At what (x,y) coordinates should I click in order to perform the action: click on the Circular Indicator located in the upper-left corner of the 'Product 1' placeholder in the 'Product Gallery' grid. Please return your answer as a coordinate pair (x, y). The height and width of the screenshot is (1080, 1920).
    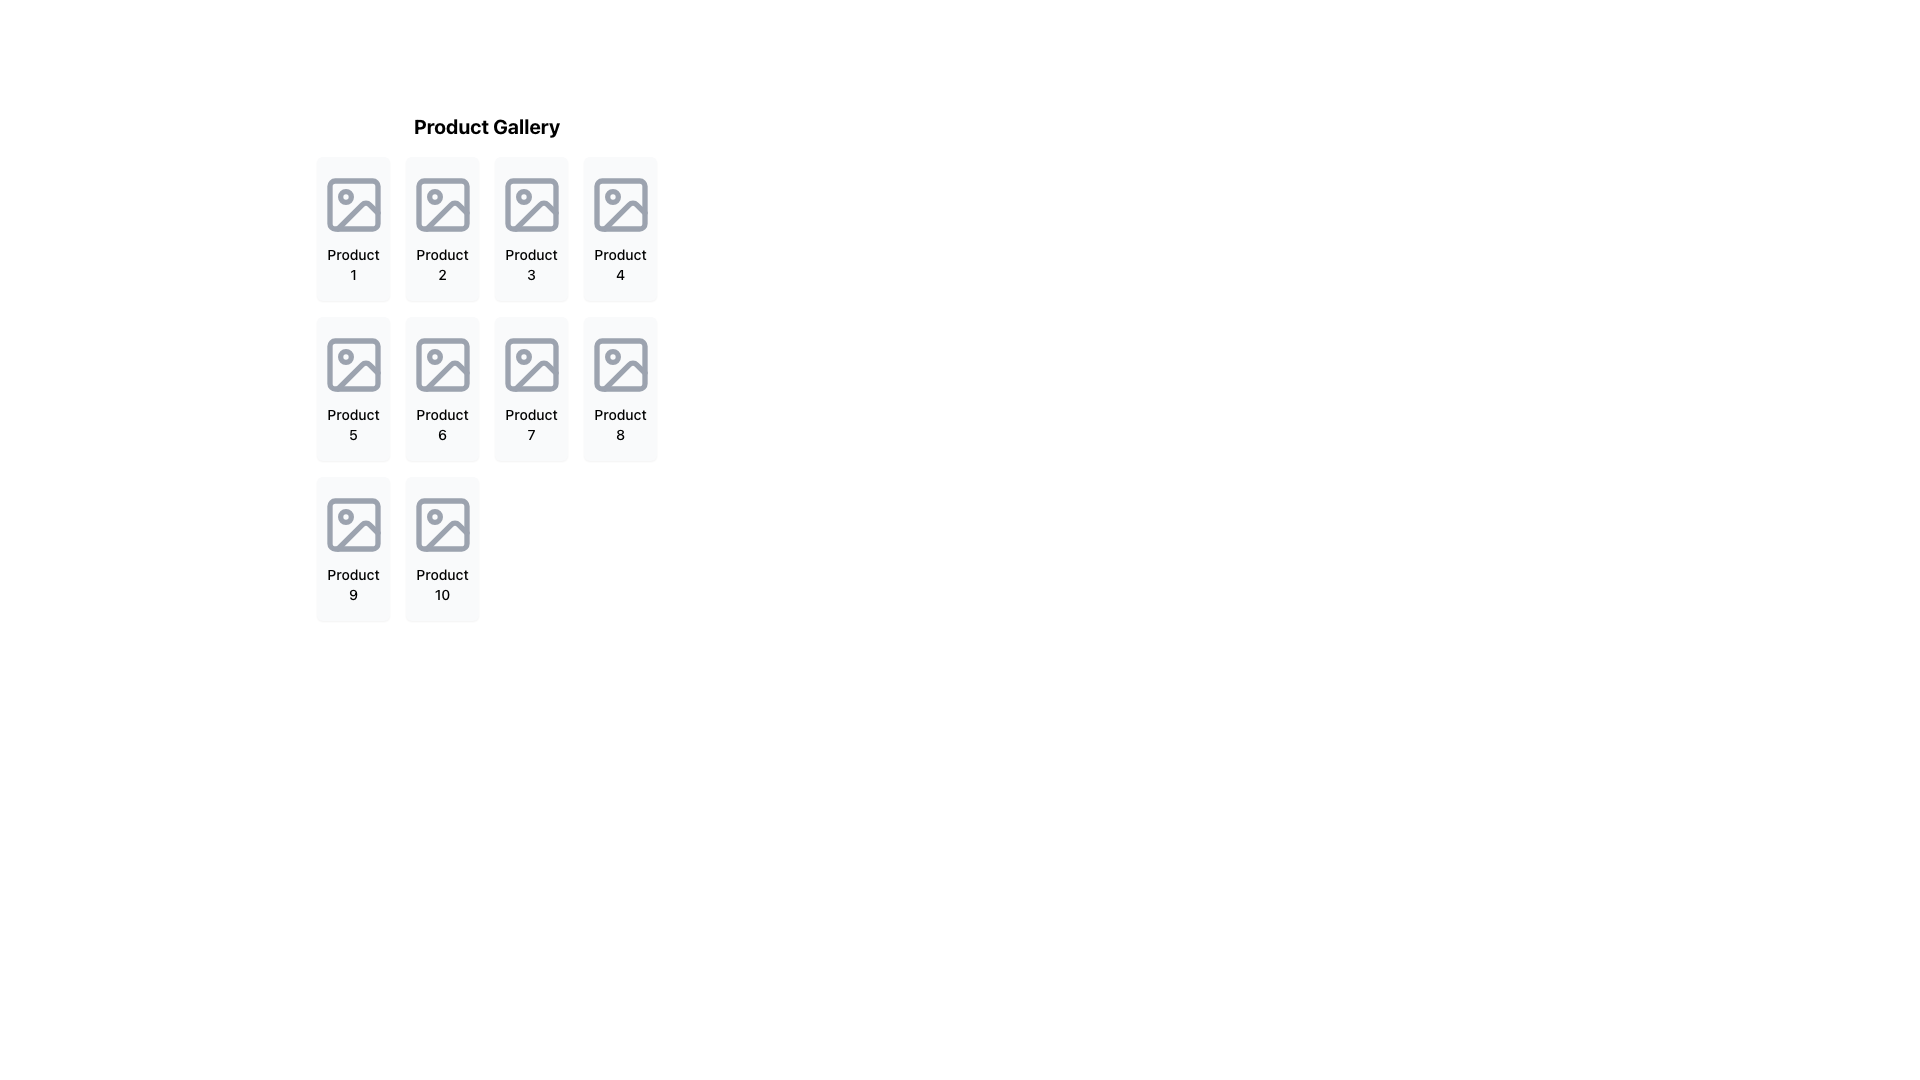
    Looking at the image, I should click on (345, 196).